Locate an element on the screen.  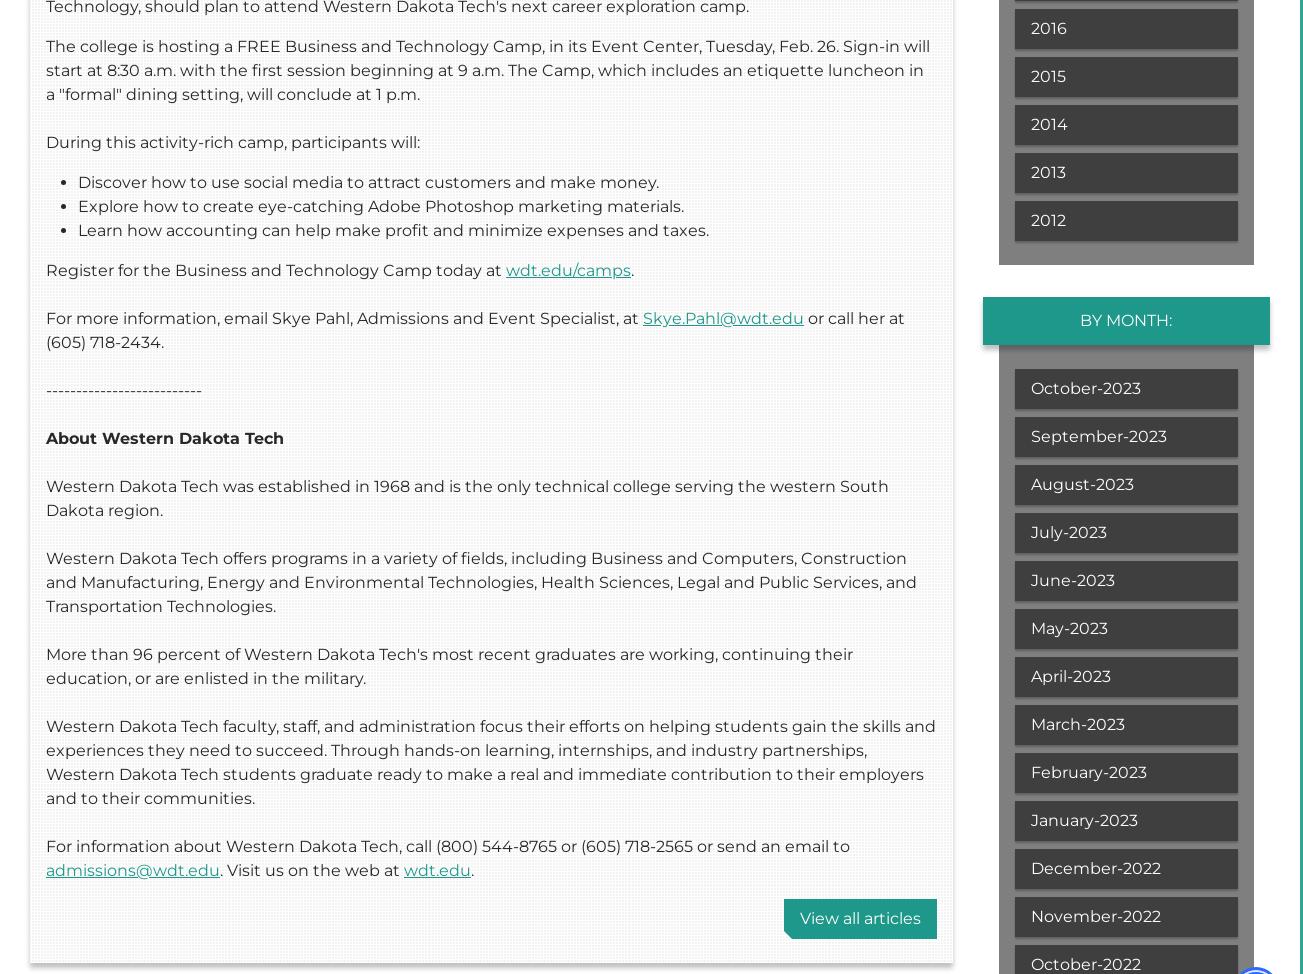
'or call her at (605) 718-2434.' is located at coordinates (474, 330).